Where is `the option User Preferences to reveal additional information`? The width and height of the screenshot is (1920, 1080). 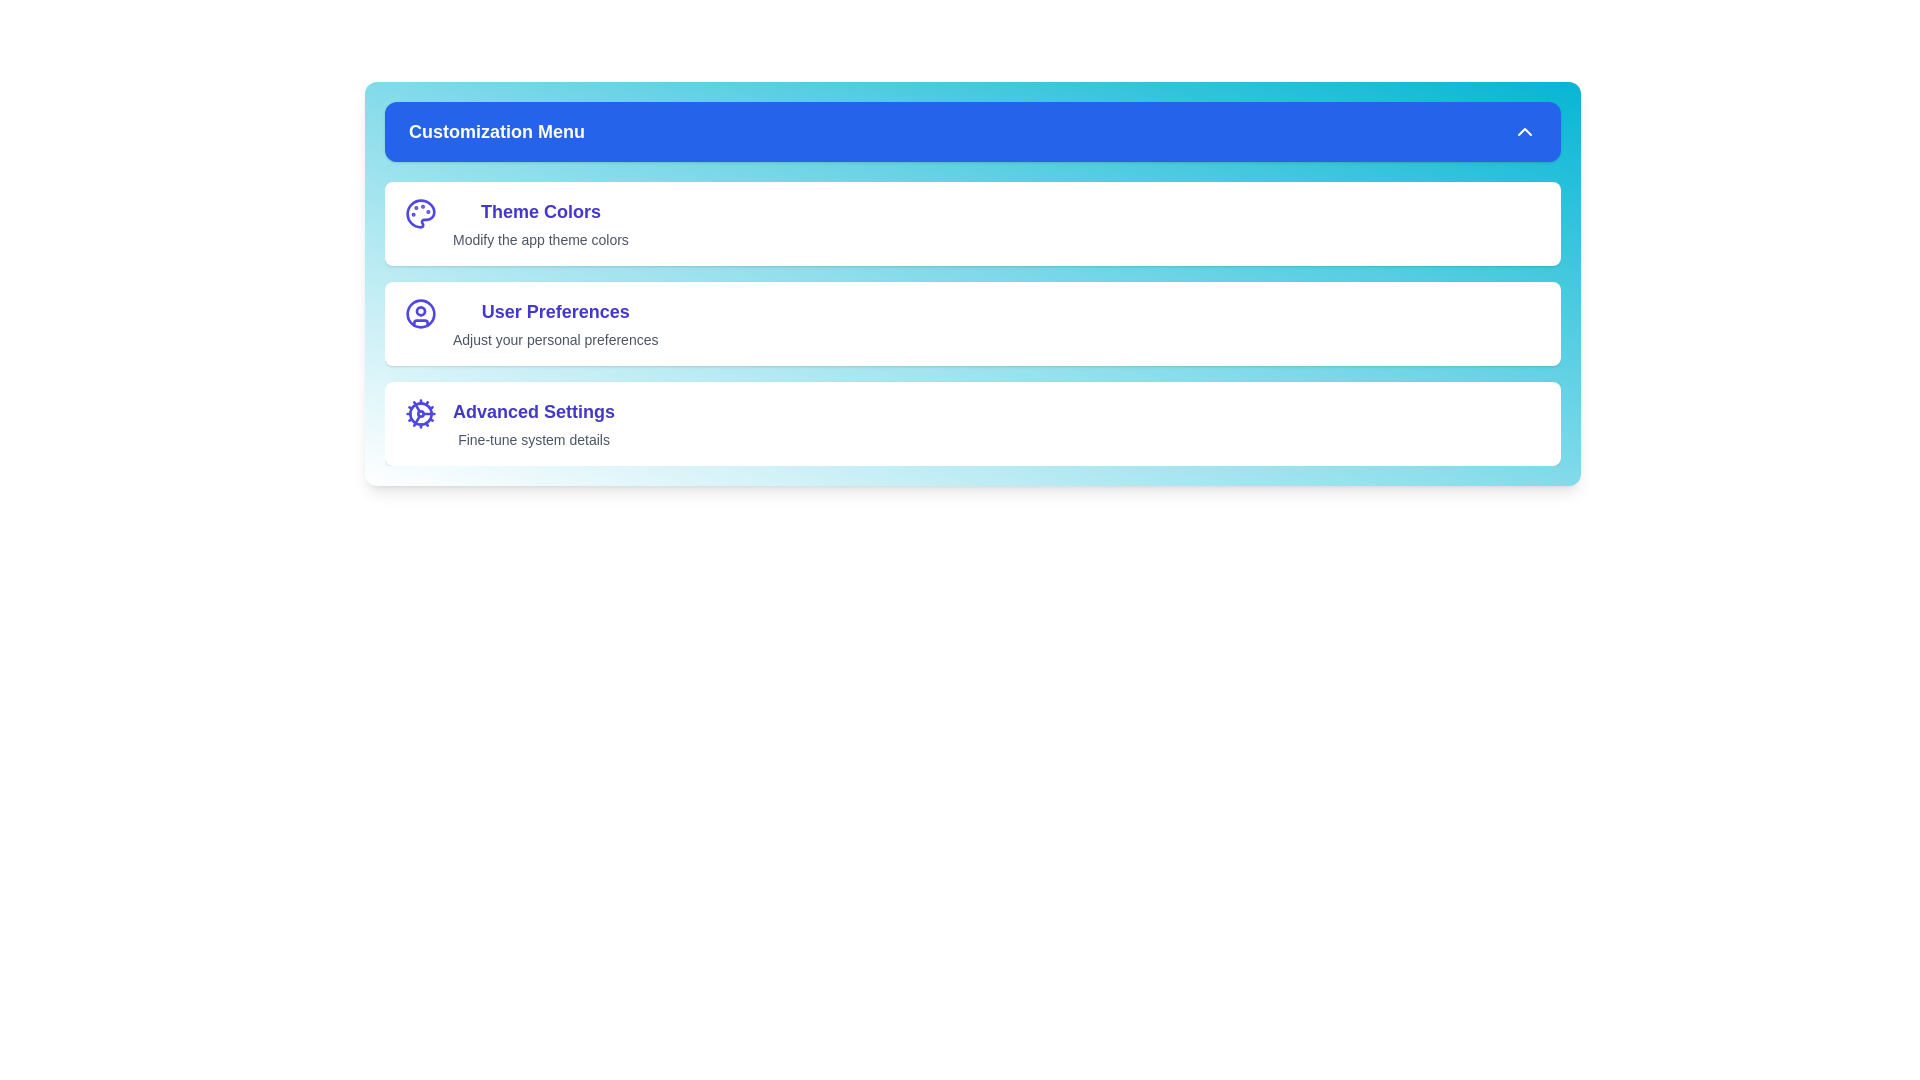
the option User Preferences to reveal additional information is located at coordinates (420, 323).